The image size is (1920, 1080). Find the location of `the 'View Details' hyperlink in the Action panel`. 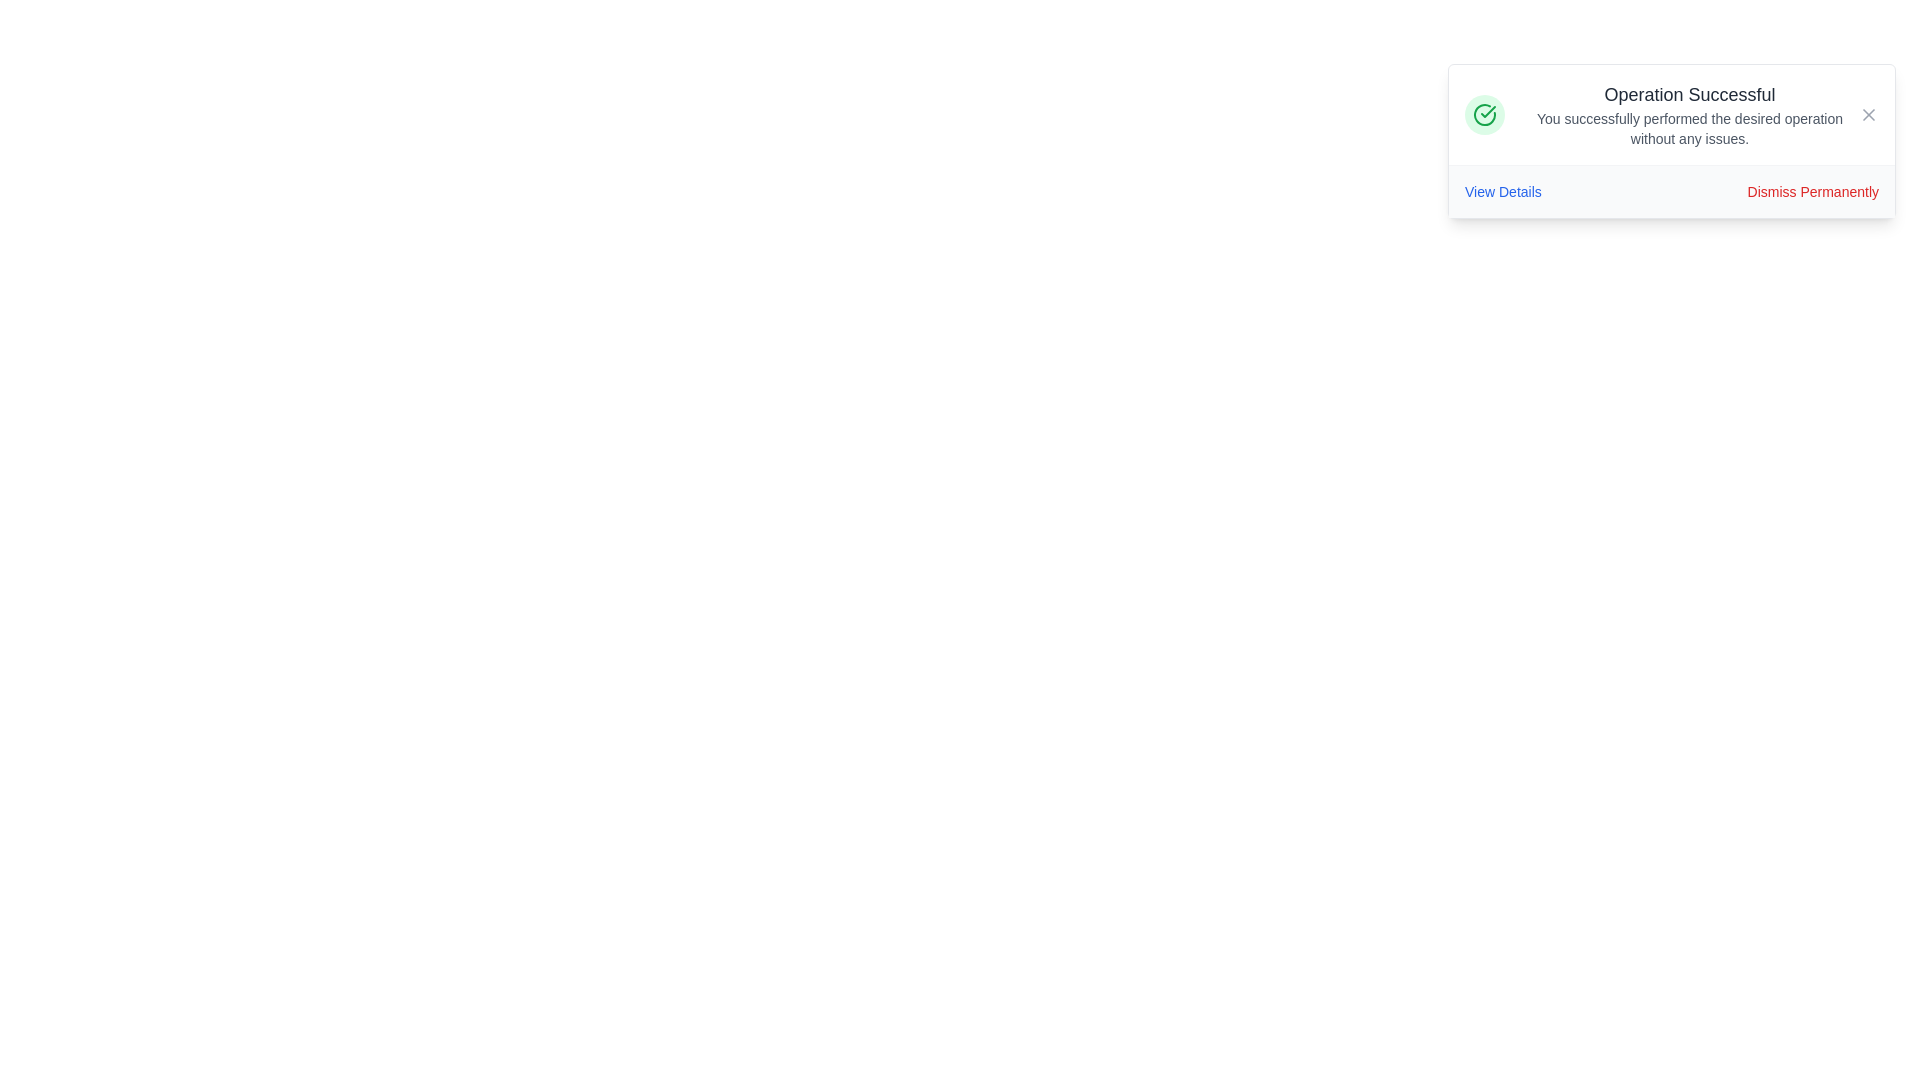

the 'View Details' hyperlink in the Action panel is located at coordinates (1671, 191).